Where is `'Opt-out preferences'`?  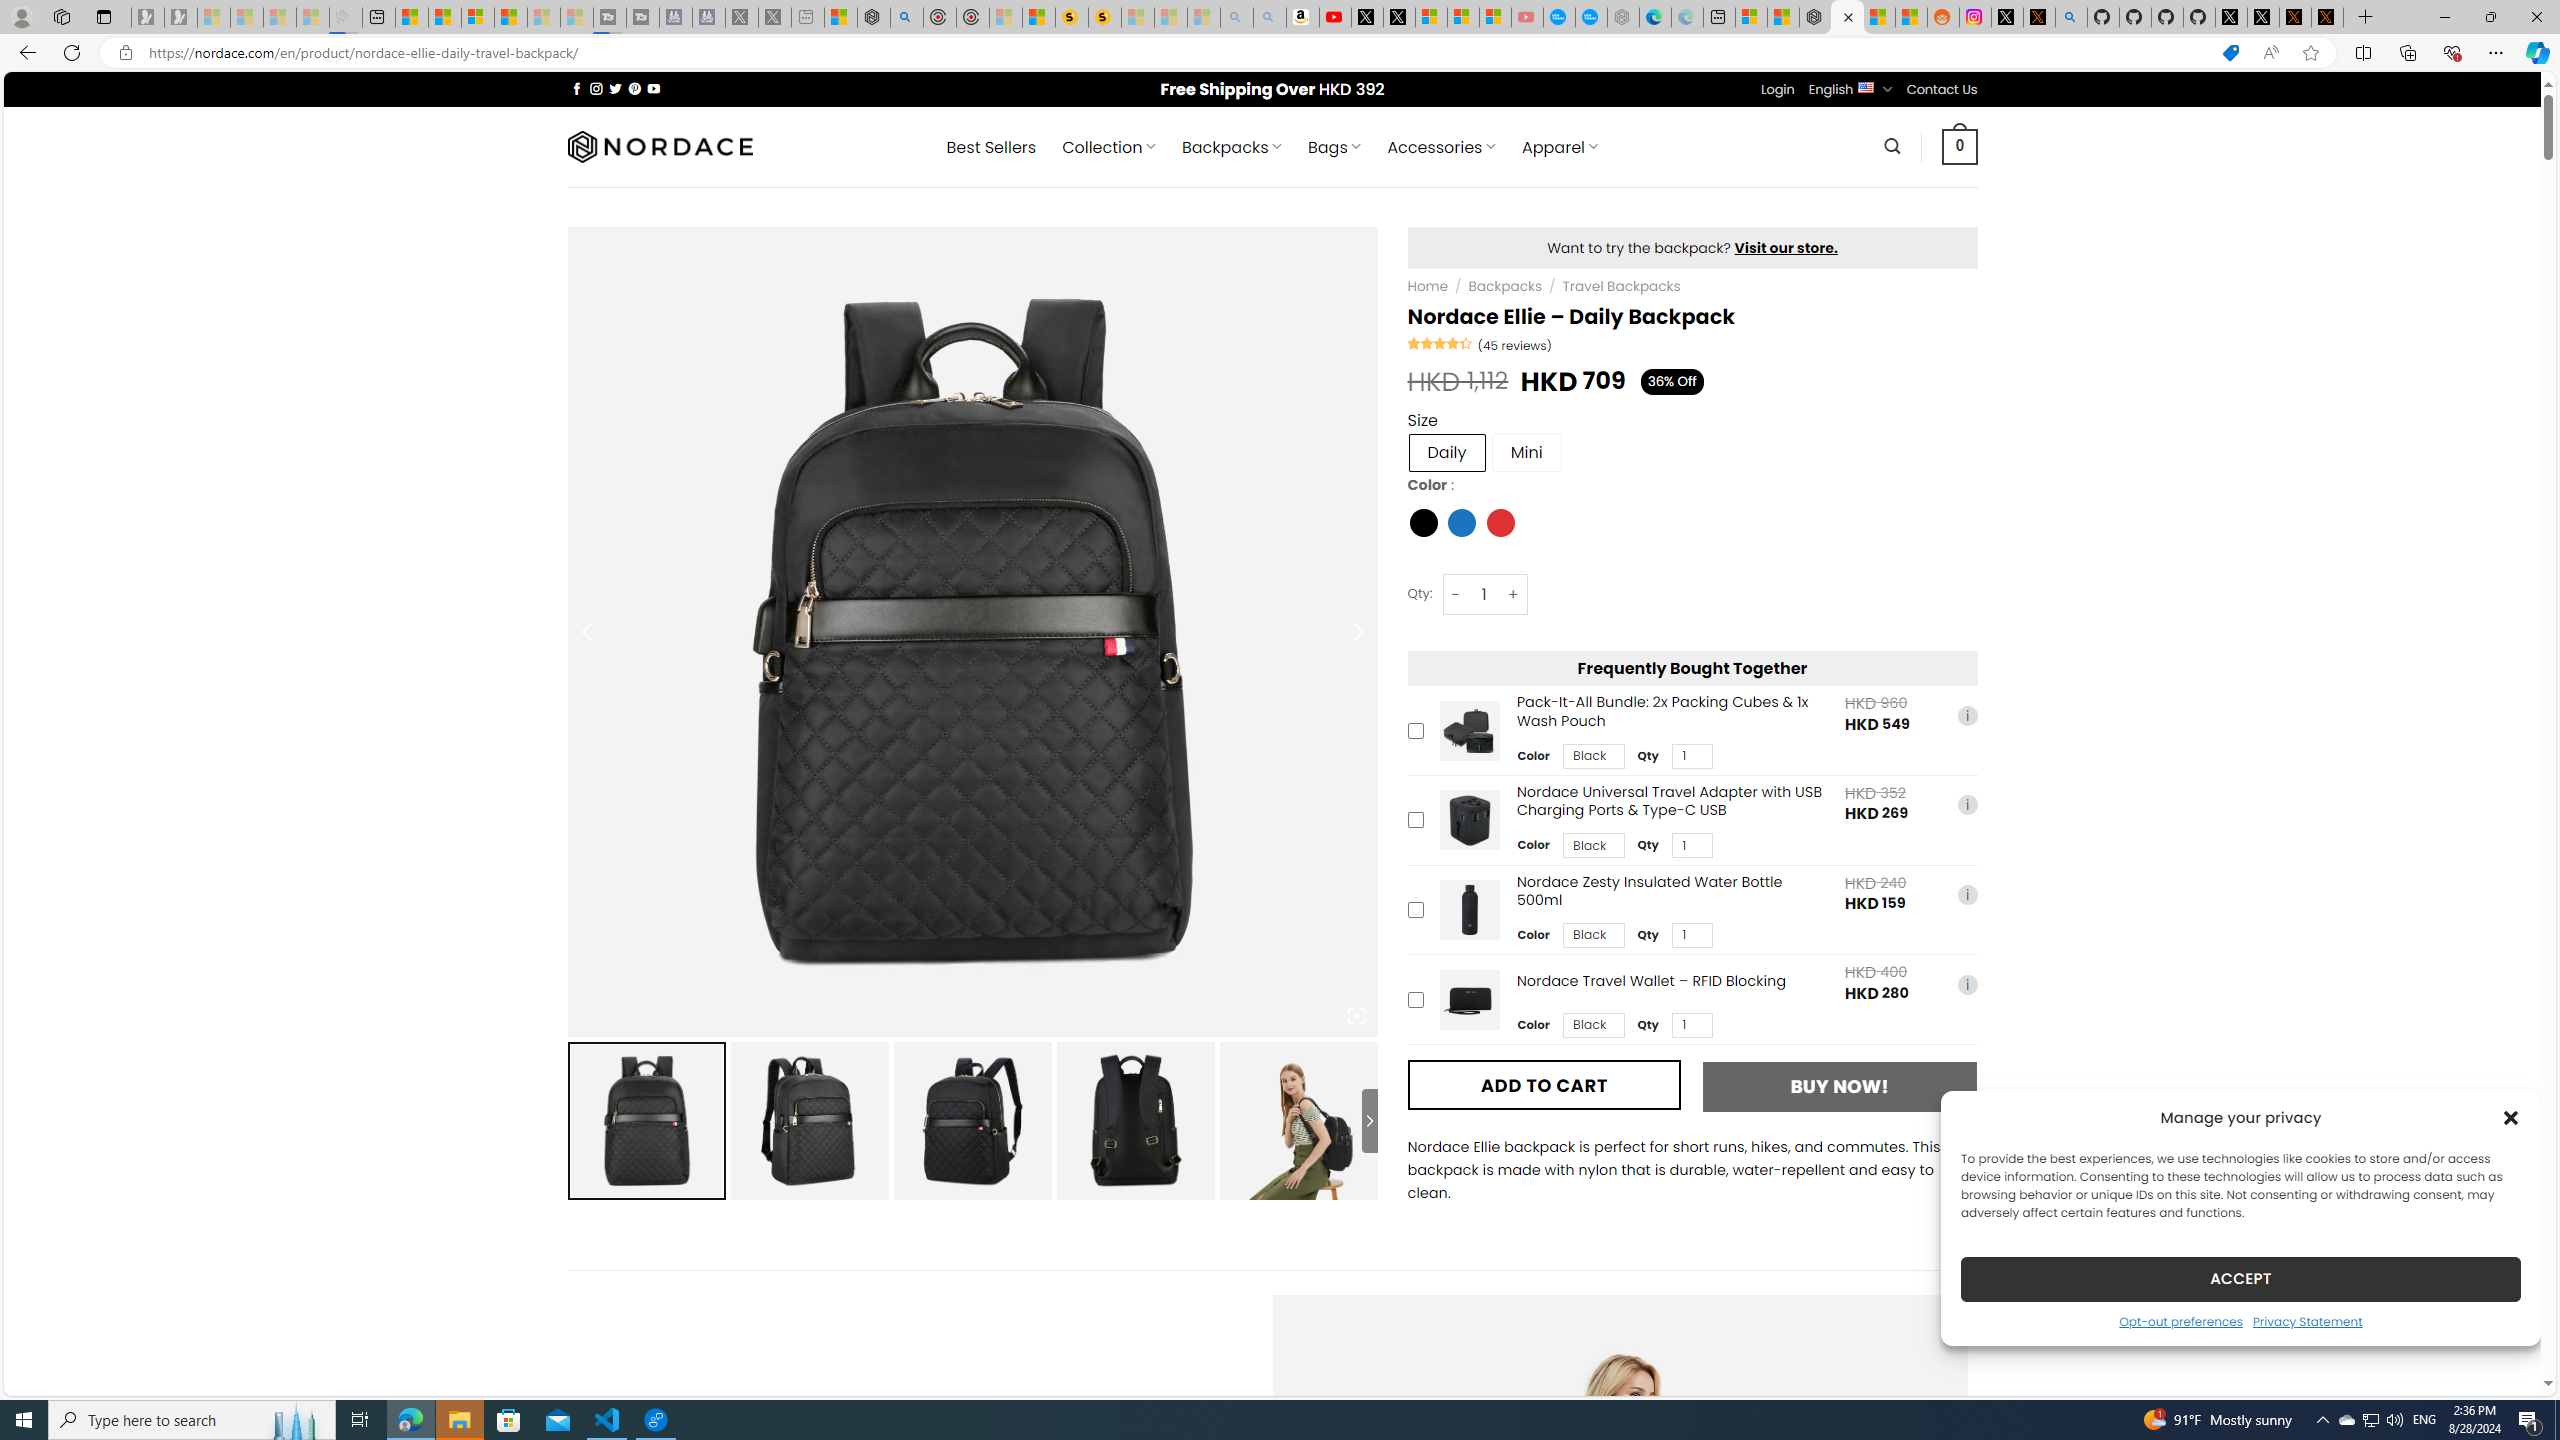
'Opt-out preferences' is located at coordinates (2180, 1320).